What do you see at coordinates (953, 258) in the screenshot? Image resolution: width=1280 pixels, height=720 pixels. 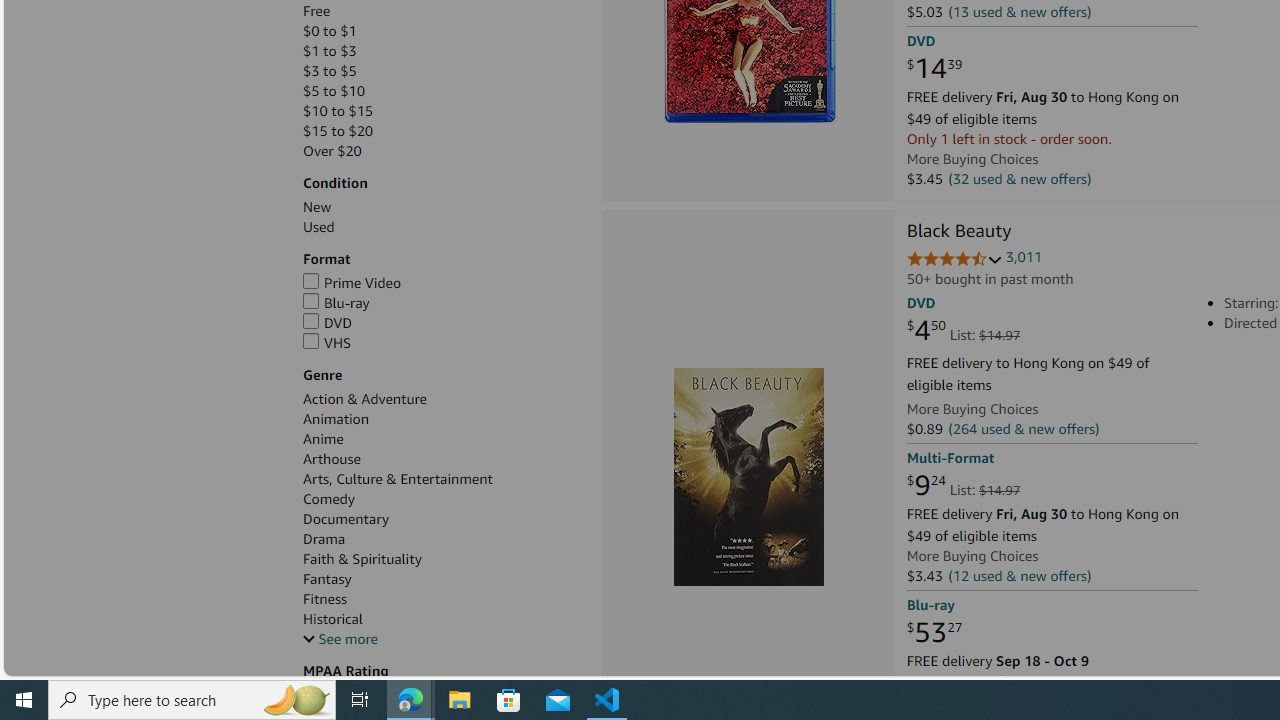 I see `'4.7 out of 5 stars'` at bounding box center [953, 258].